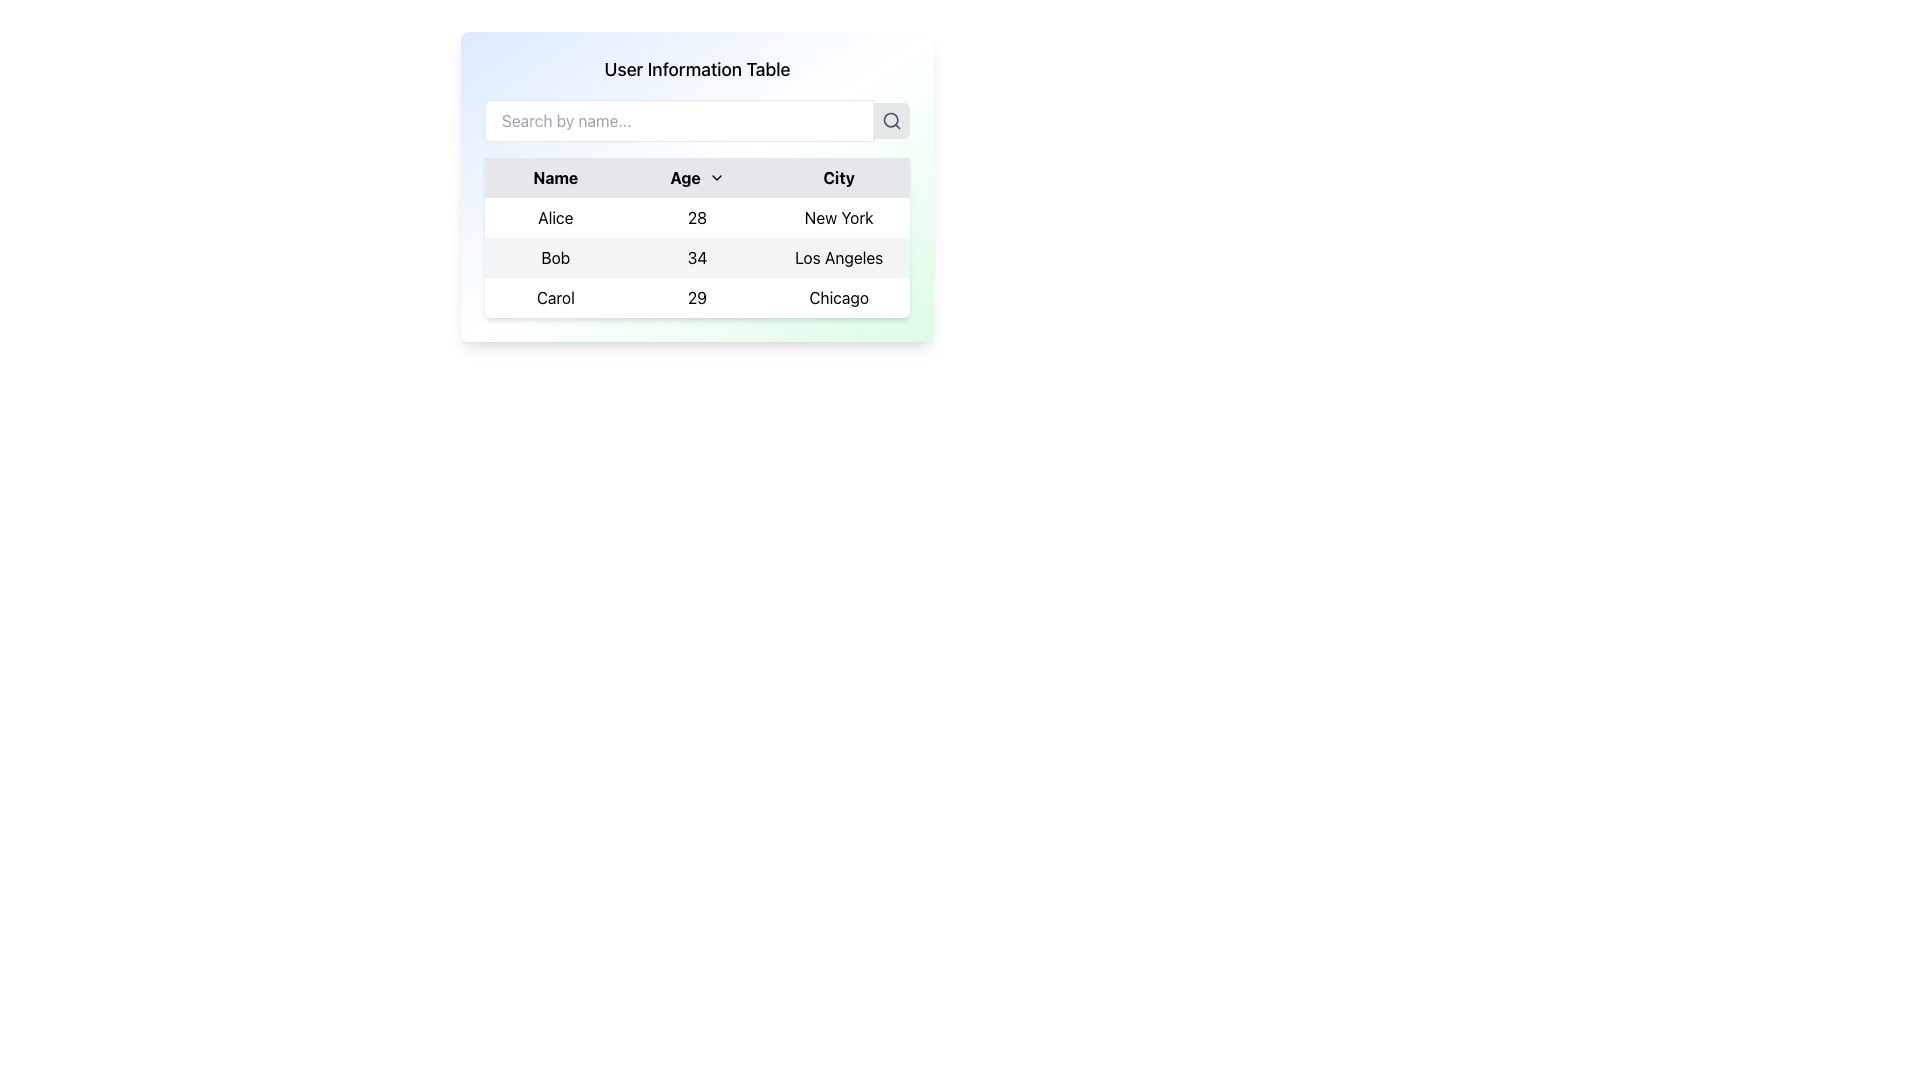  What do you see at coordinates (697, 257) in the screenshot?
I see `the second row of the 'User Information Table'` at bounding box center [697, 257].